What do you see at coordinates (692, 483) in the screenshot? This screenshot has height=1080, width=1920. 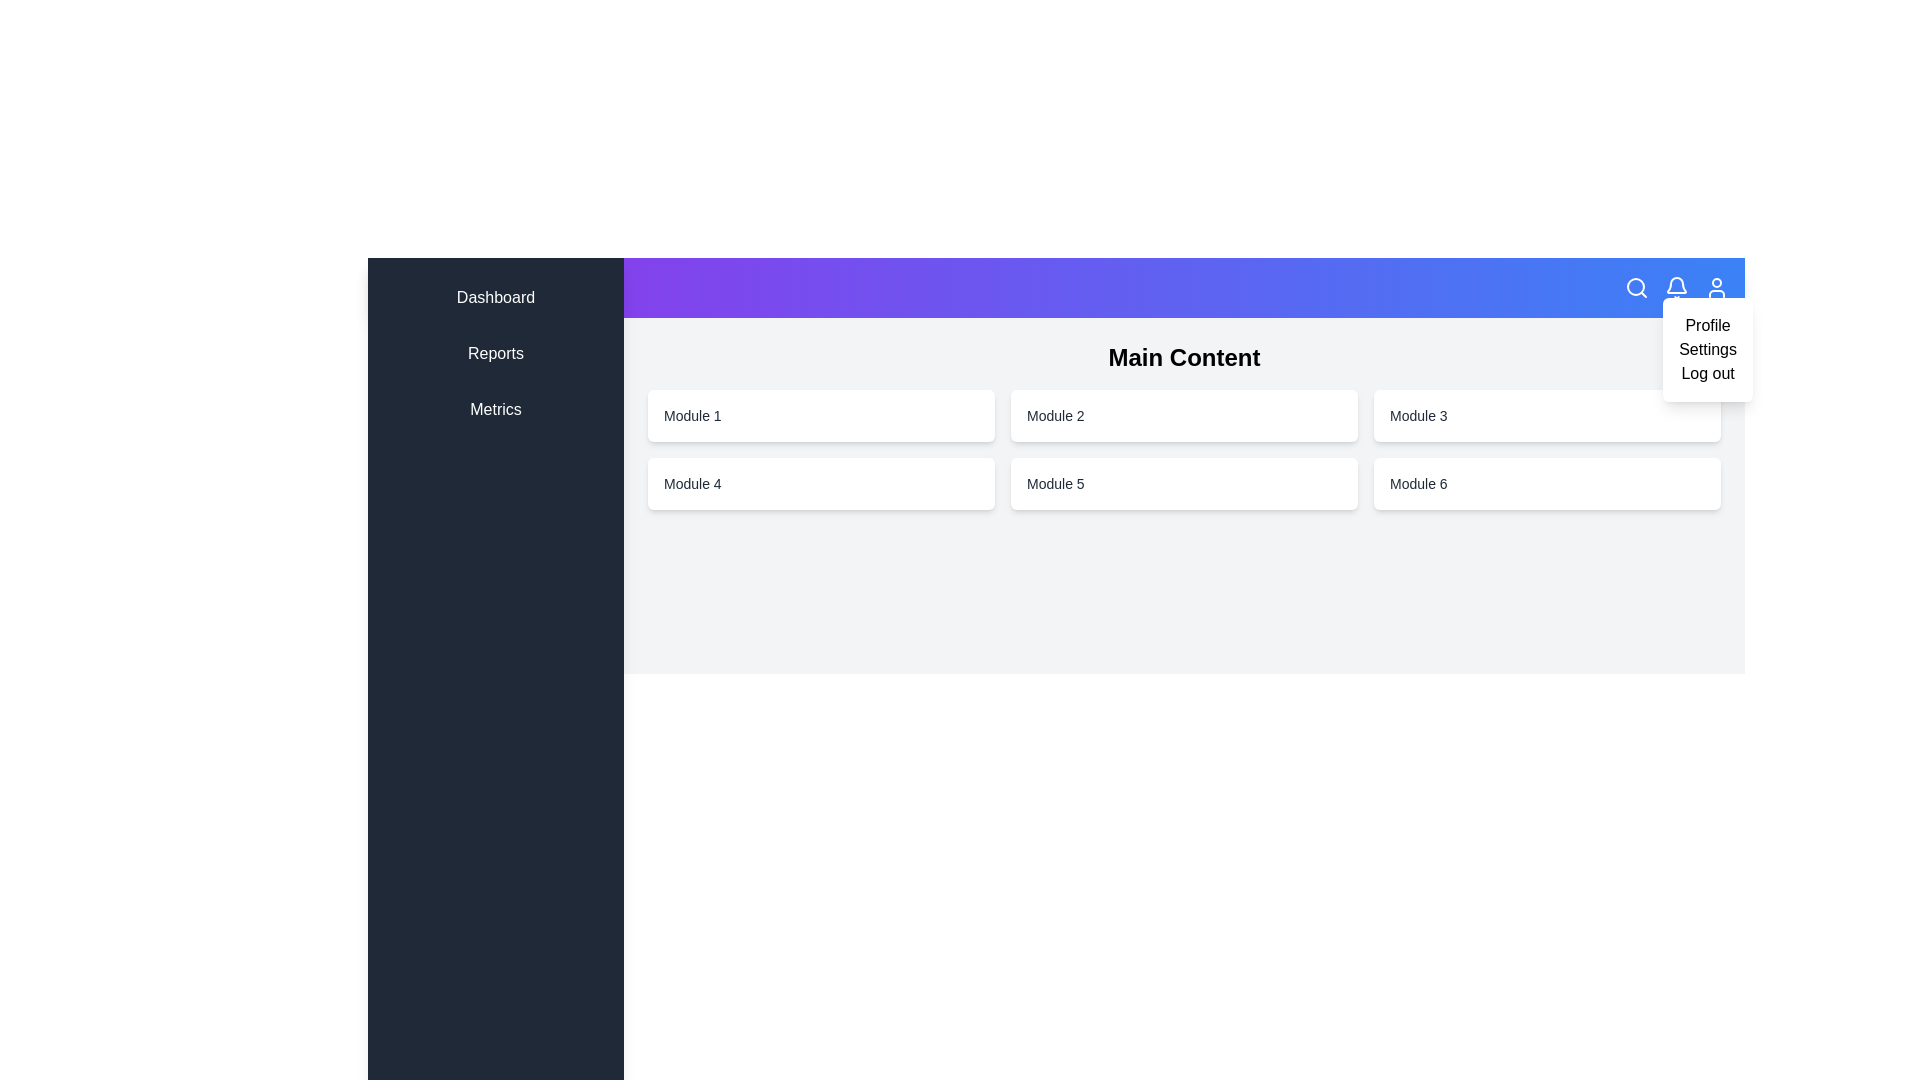 I see `the label representing 'Module 4' located in the second row of the grid layout within the 'Main Content' section` at bounding box center [692, 483].